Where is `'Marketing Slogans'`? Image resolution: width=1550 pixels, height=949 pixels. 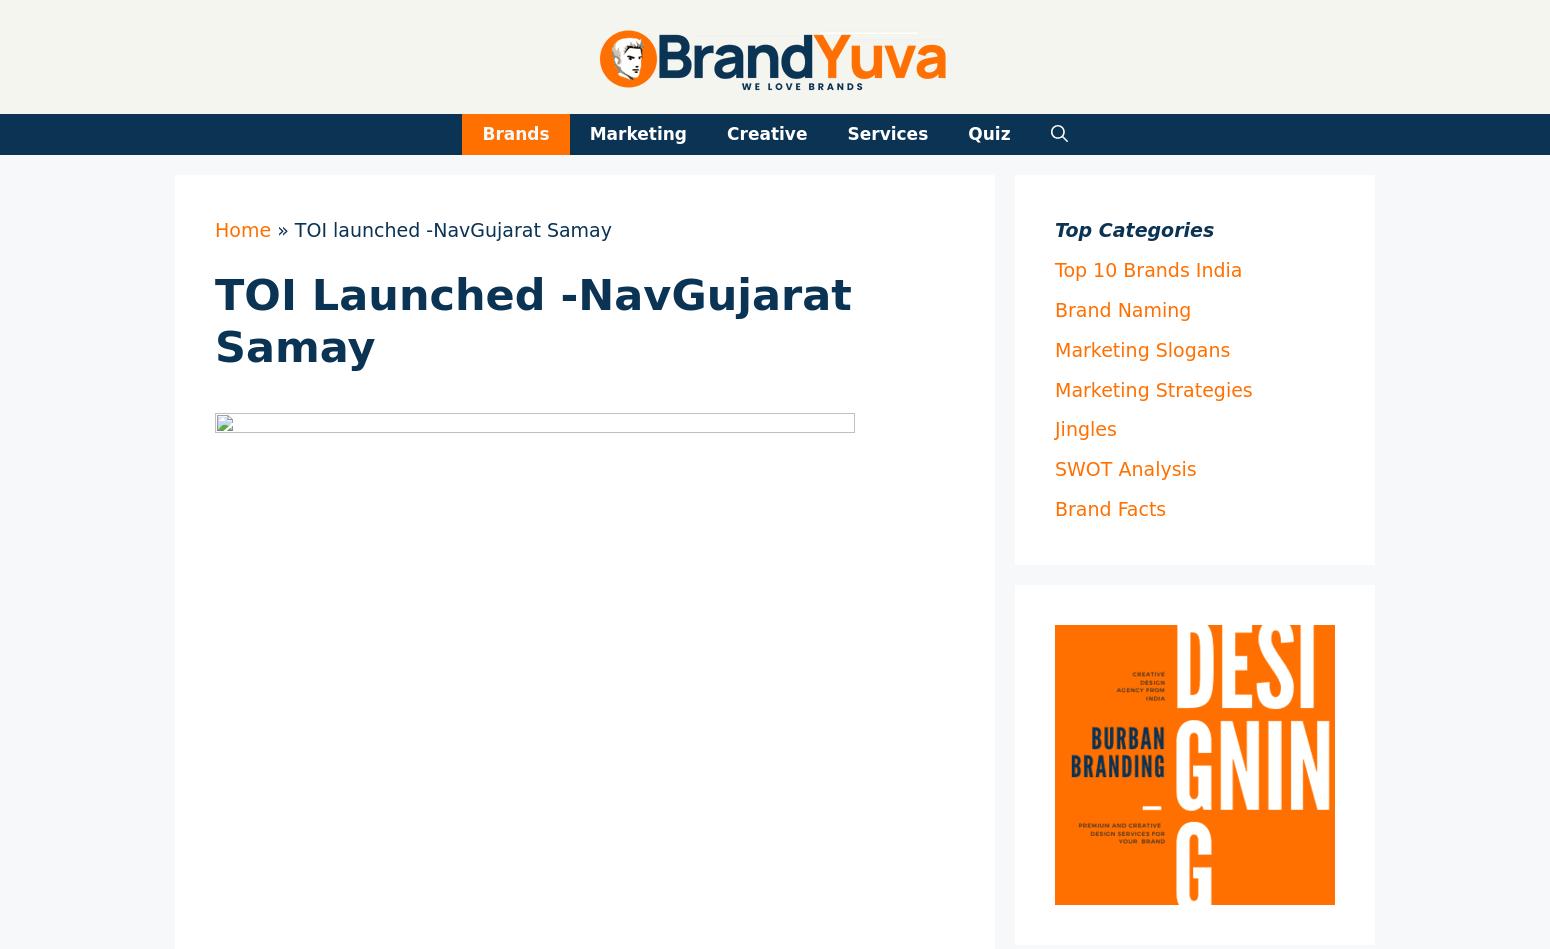 'Marketing Slogans' is located at coordinates (1141, 349).